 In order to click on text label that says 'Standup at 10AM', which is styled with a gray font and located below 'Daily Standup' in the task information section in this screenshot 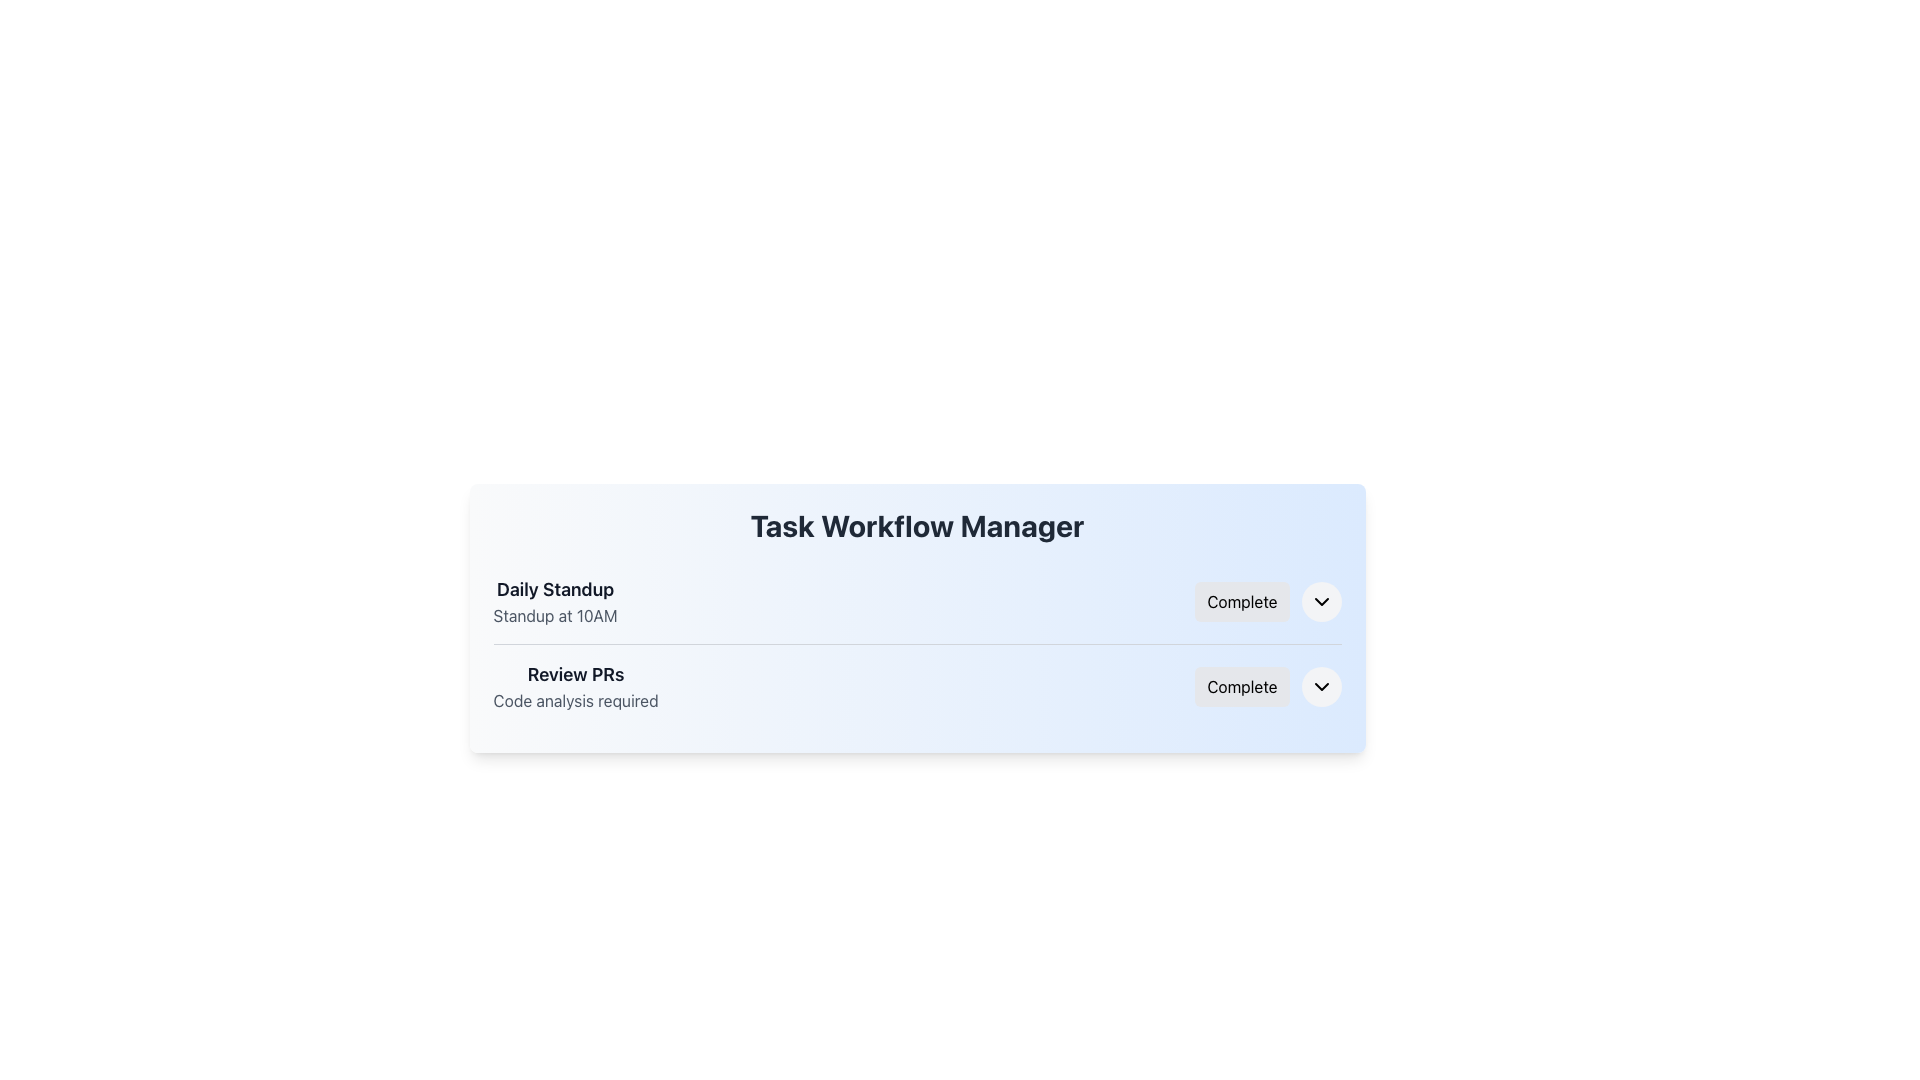, I will do `click(555, 615)`.